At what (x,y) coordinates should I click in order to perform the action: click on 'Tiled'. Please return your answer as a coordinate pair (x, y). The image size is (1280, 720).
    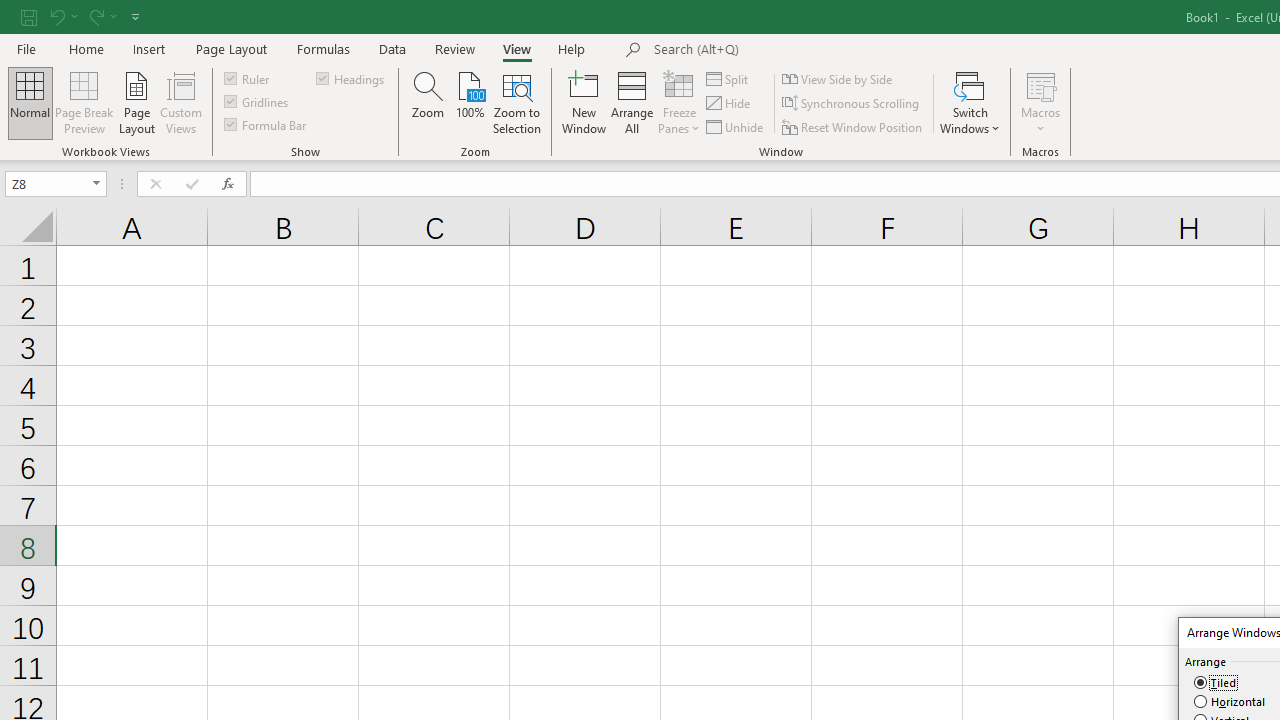
    Looking at the image, I should click on (1215, 682).